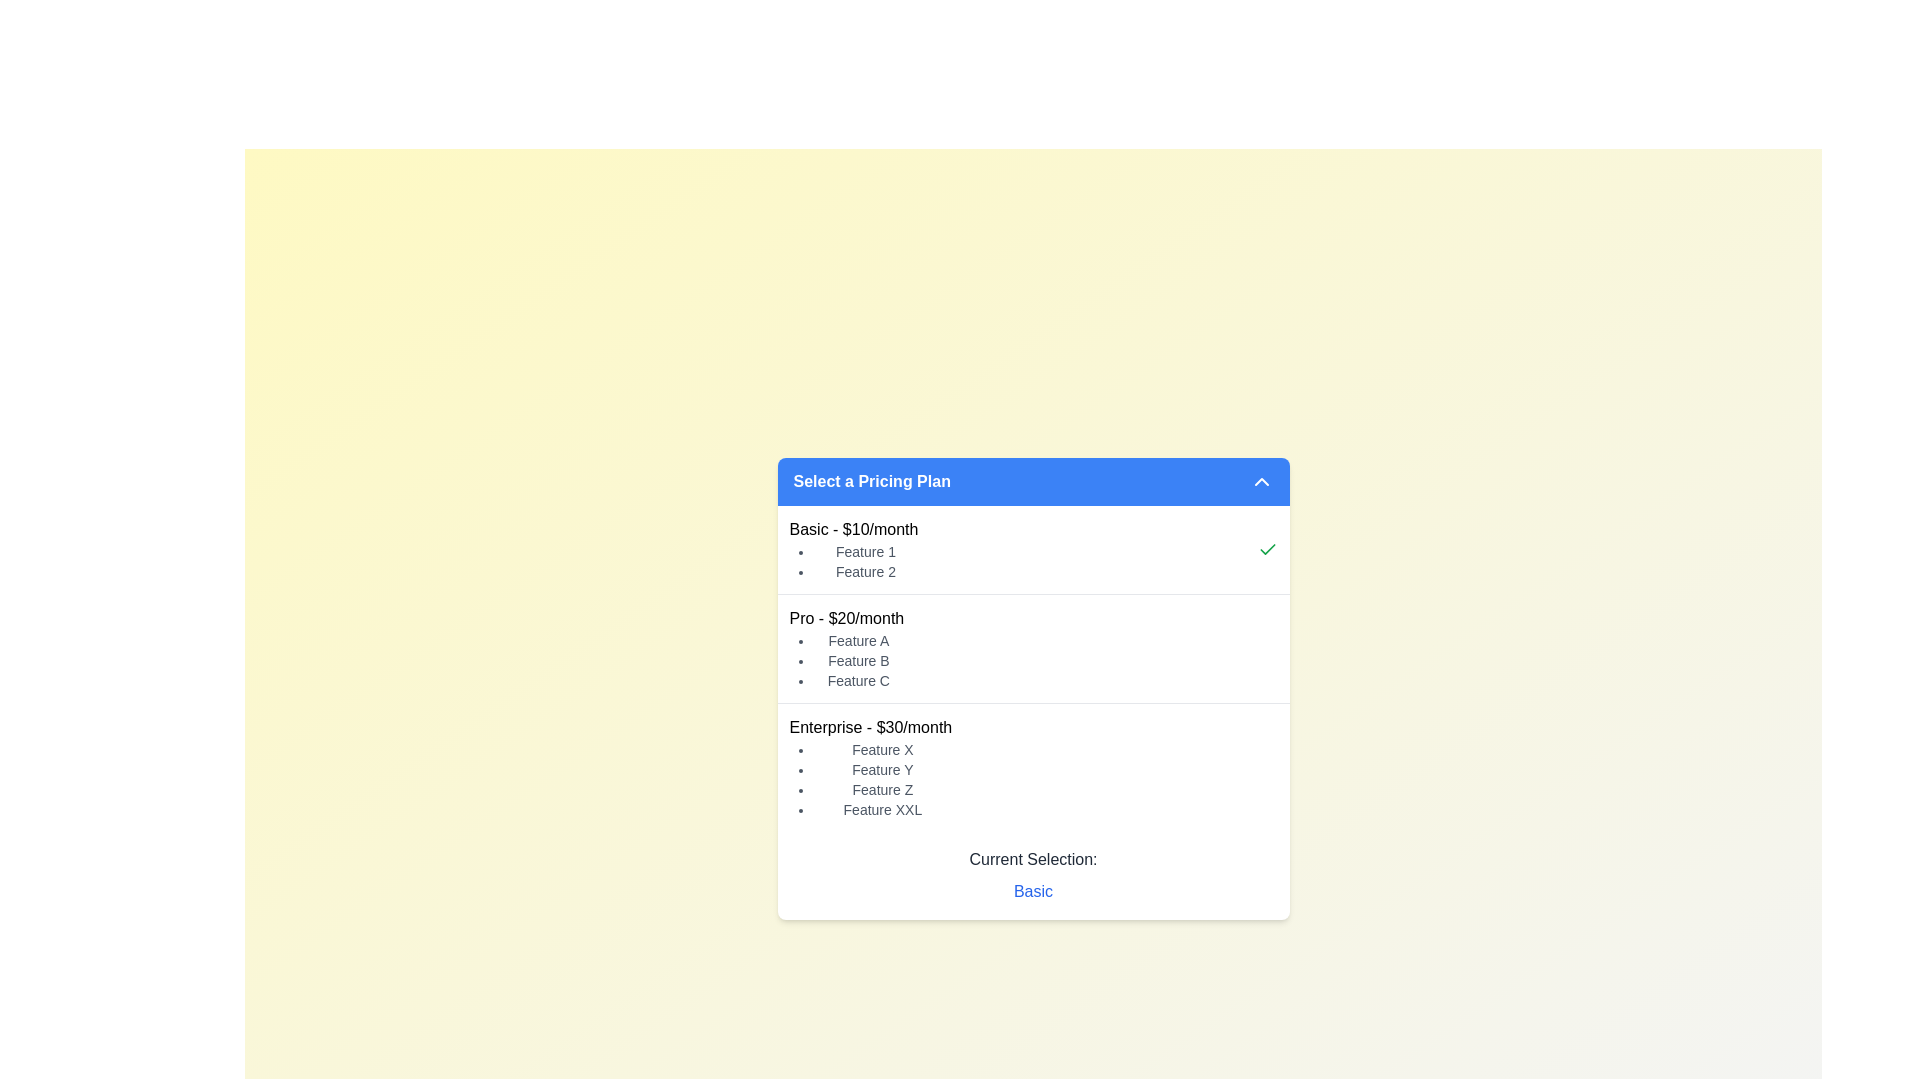 The image size is (1920, 1080). Describe the element at coordinates (865, 551) in the screenshot. I see `the 'Feature 1' text label` at that location.